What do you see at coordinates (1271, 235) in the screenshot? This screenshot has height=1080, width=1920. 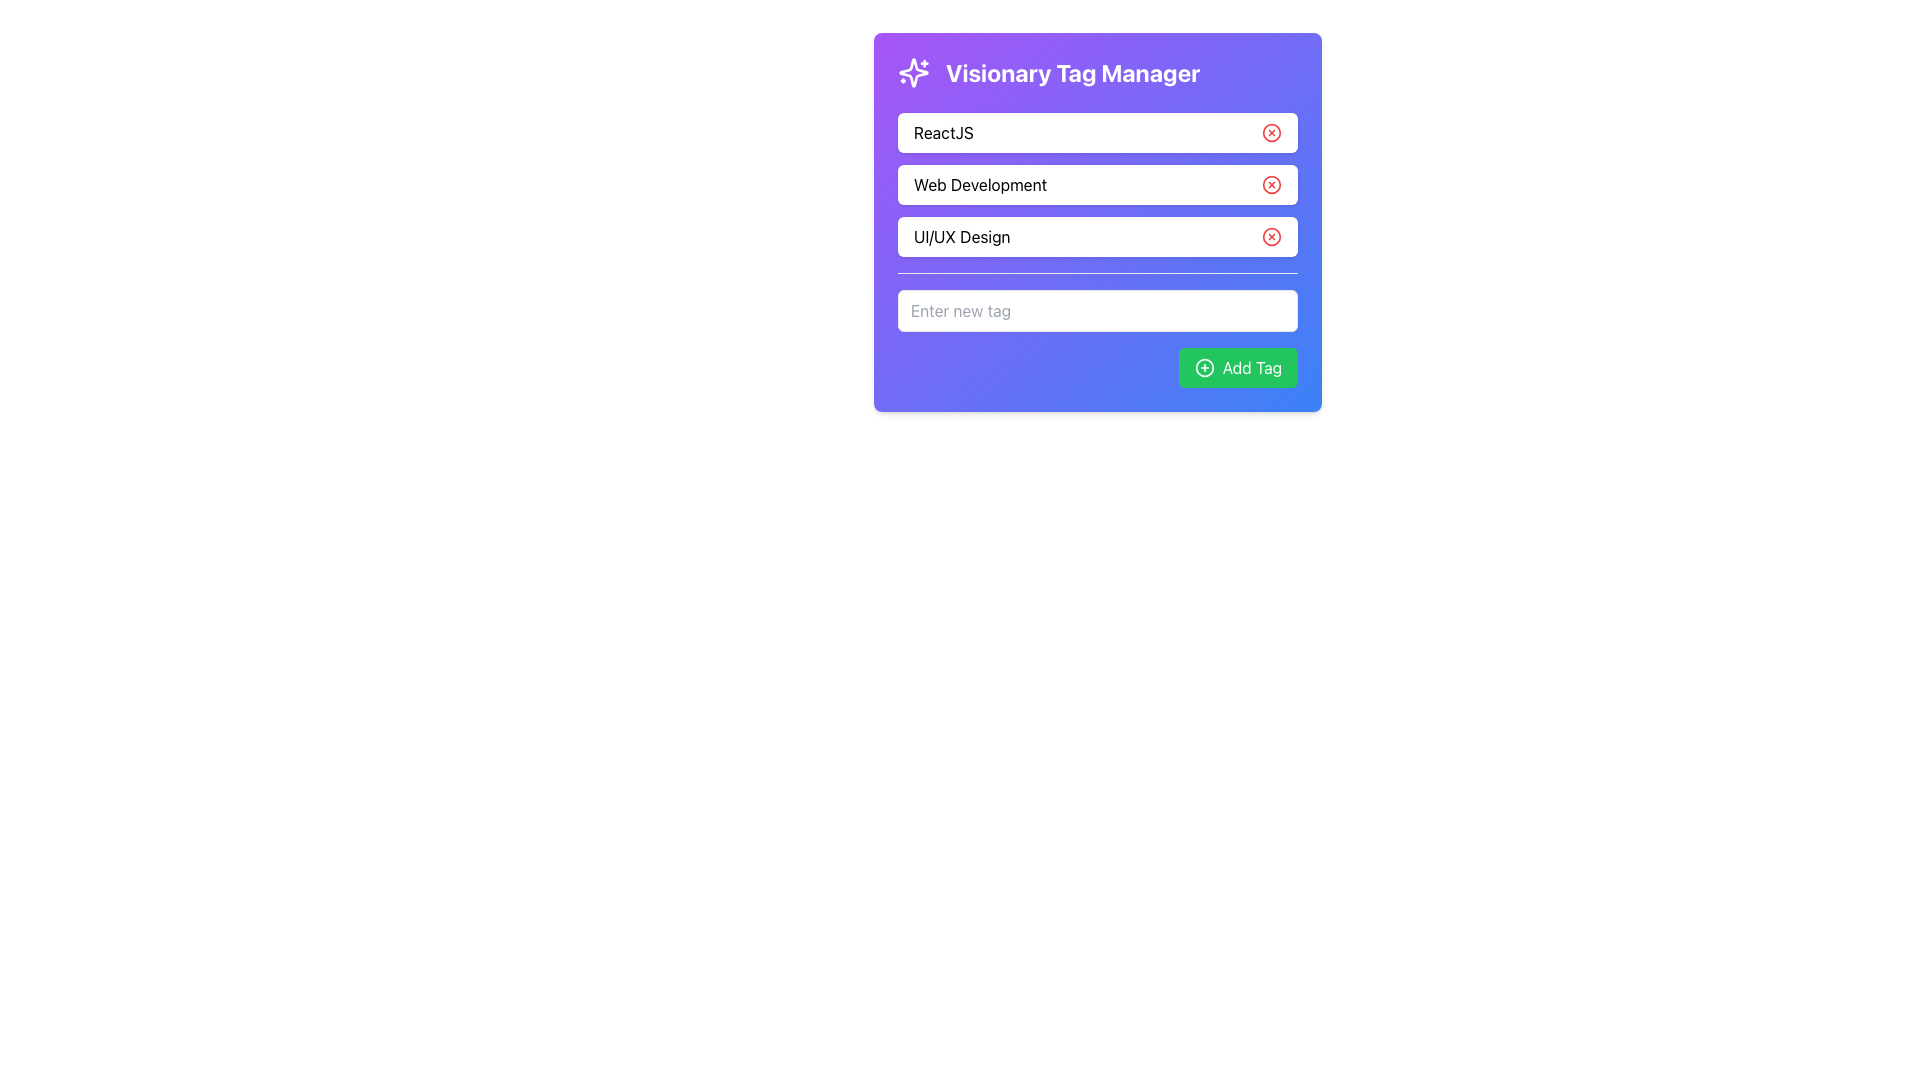 I see `the delete button located to the right of the 'UI/UX Design' text` at bounding box center [1271, 235].